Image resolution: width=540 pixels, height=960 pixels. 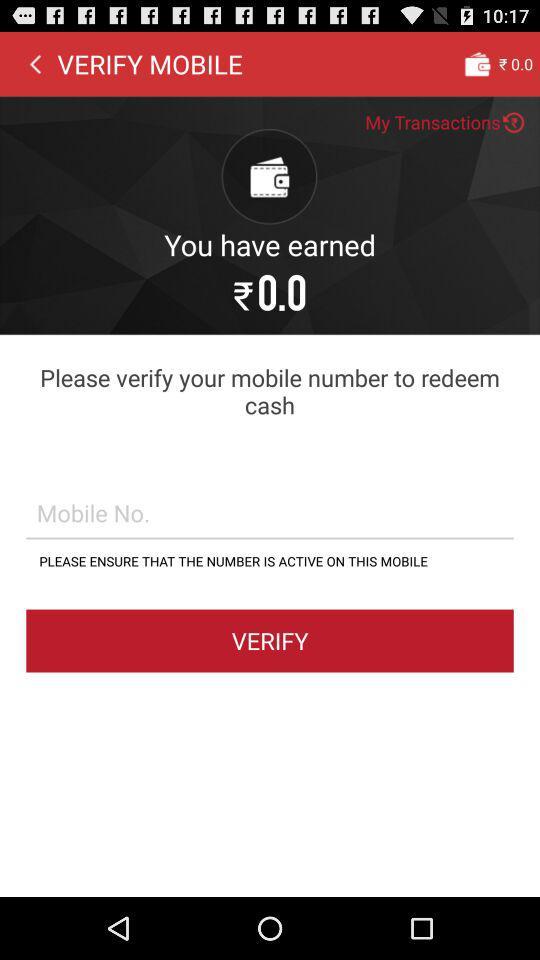 What do you see at coordinates (270, 511) in the screenshot?
I see `phone number` at bounding box center [270, 511].